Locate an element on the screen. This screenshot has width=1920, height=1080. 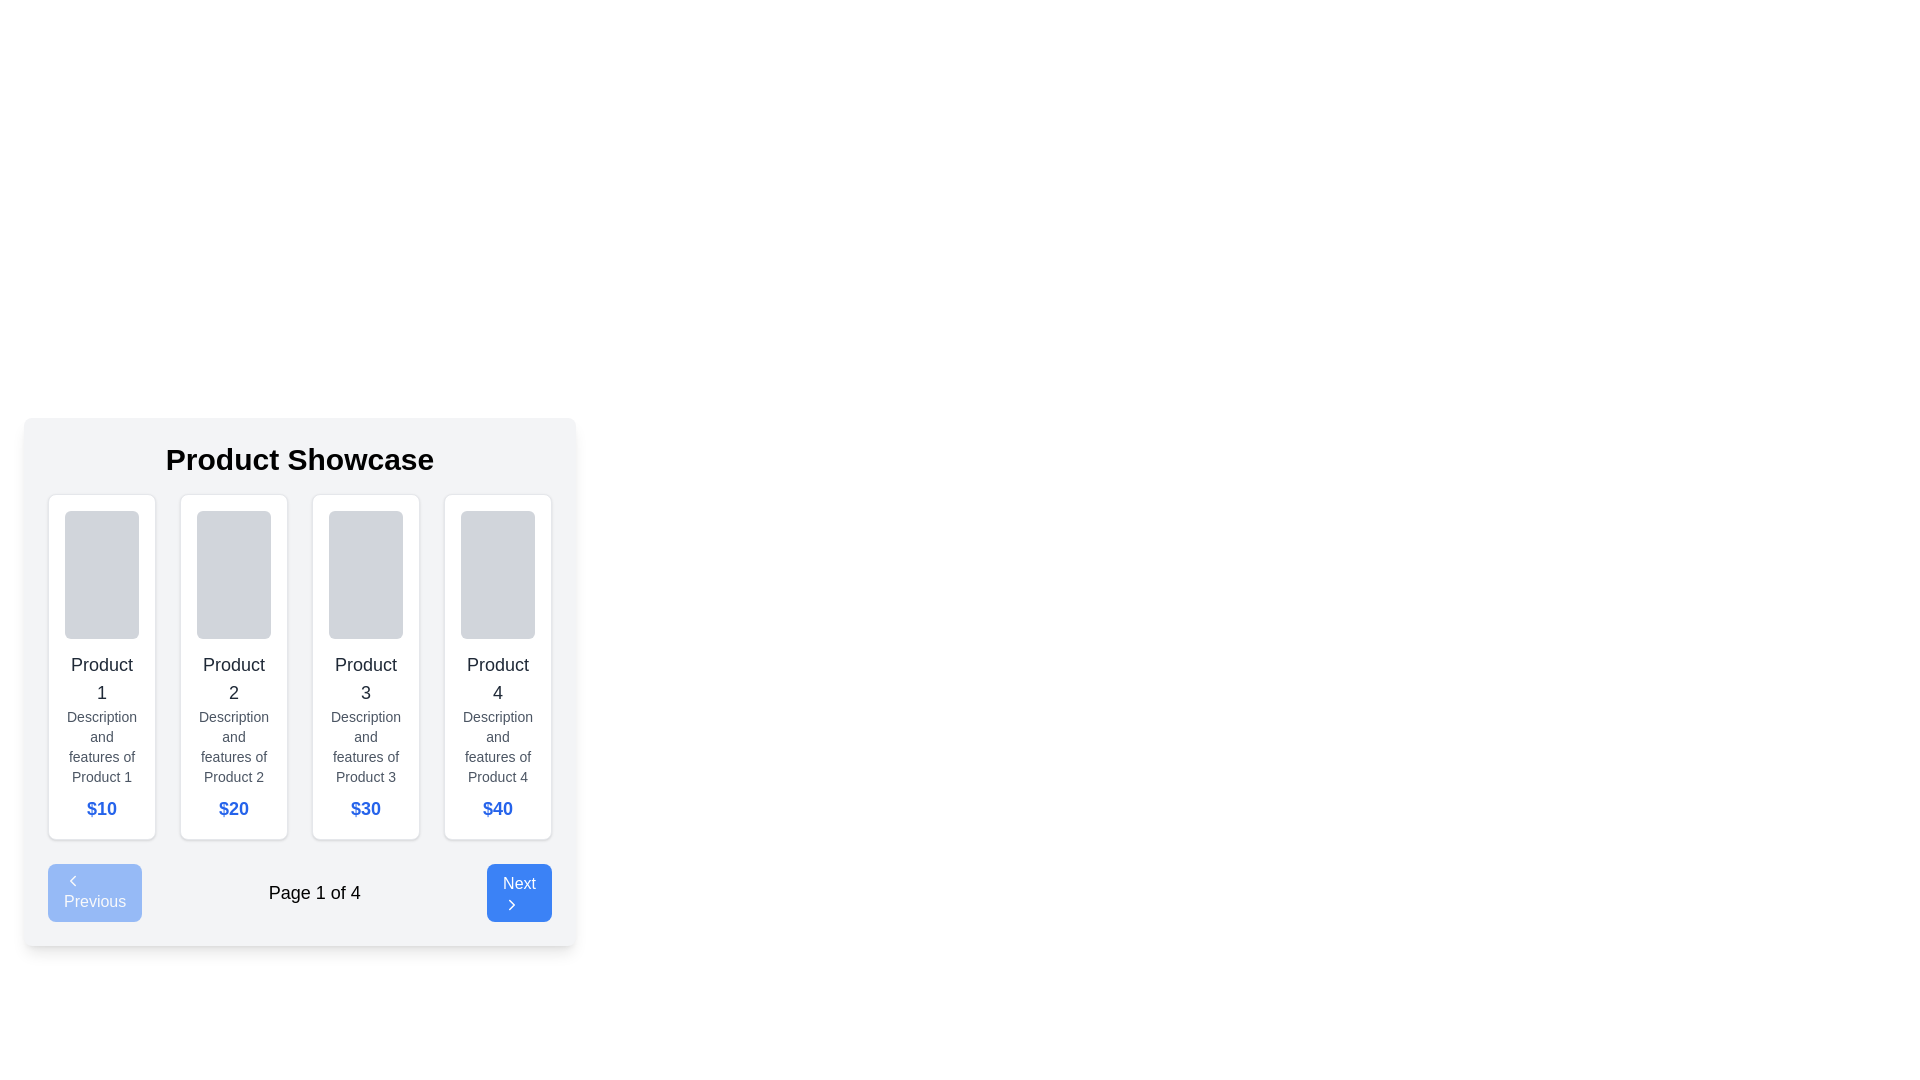
the price display for the second product, located below the description text 'Description and features of Product 2' in the product listing interface is located at coordinates (234, 808).